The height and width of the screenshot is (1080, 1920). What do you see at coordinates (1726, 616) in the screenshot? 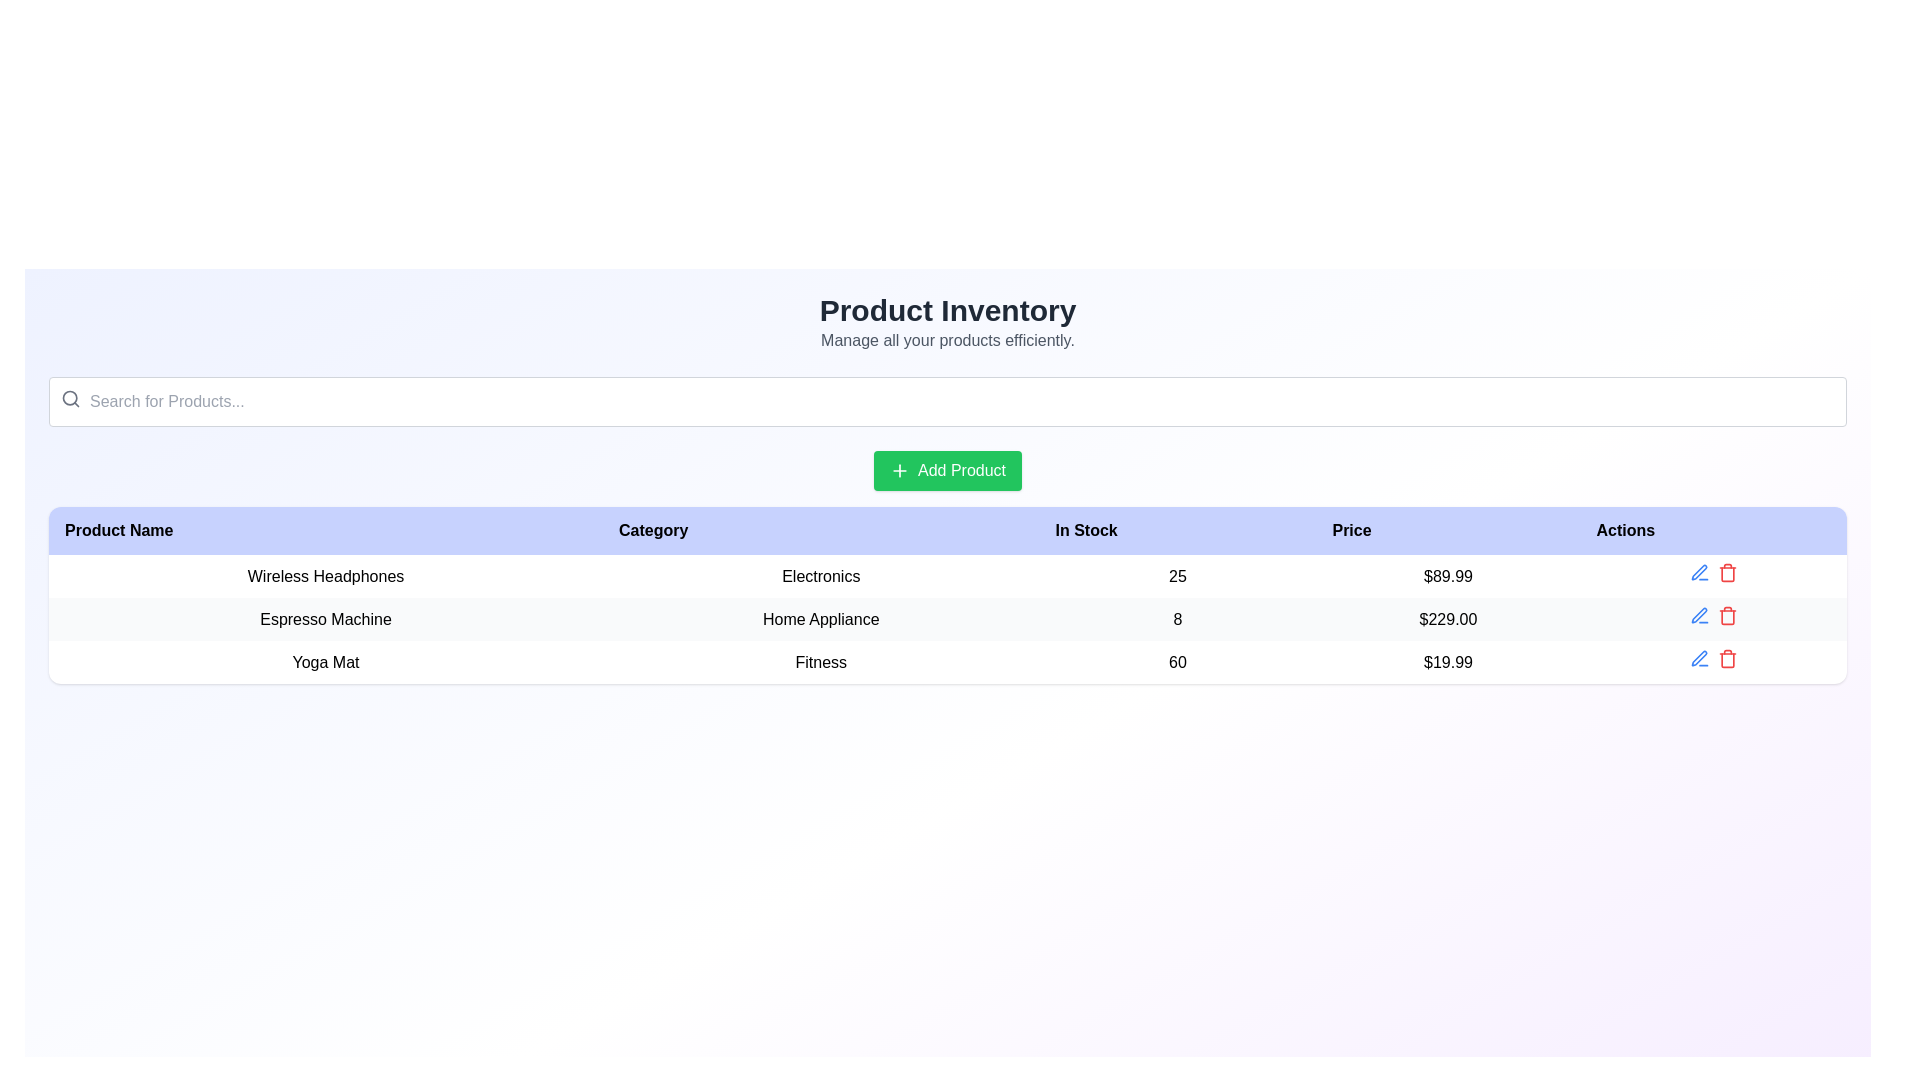
I see `the trash can icon in the Actions column of the Espresso Machine product entry to initiate deletion` at bounding box center [1726, 616].